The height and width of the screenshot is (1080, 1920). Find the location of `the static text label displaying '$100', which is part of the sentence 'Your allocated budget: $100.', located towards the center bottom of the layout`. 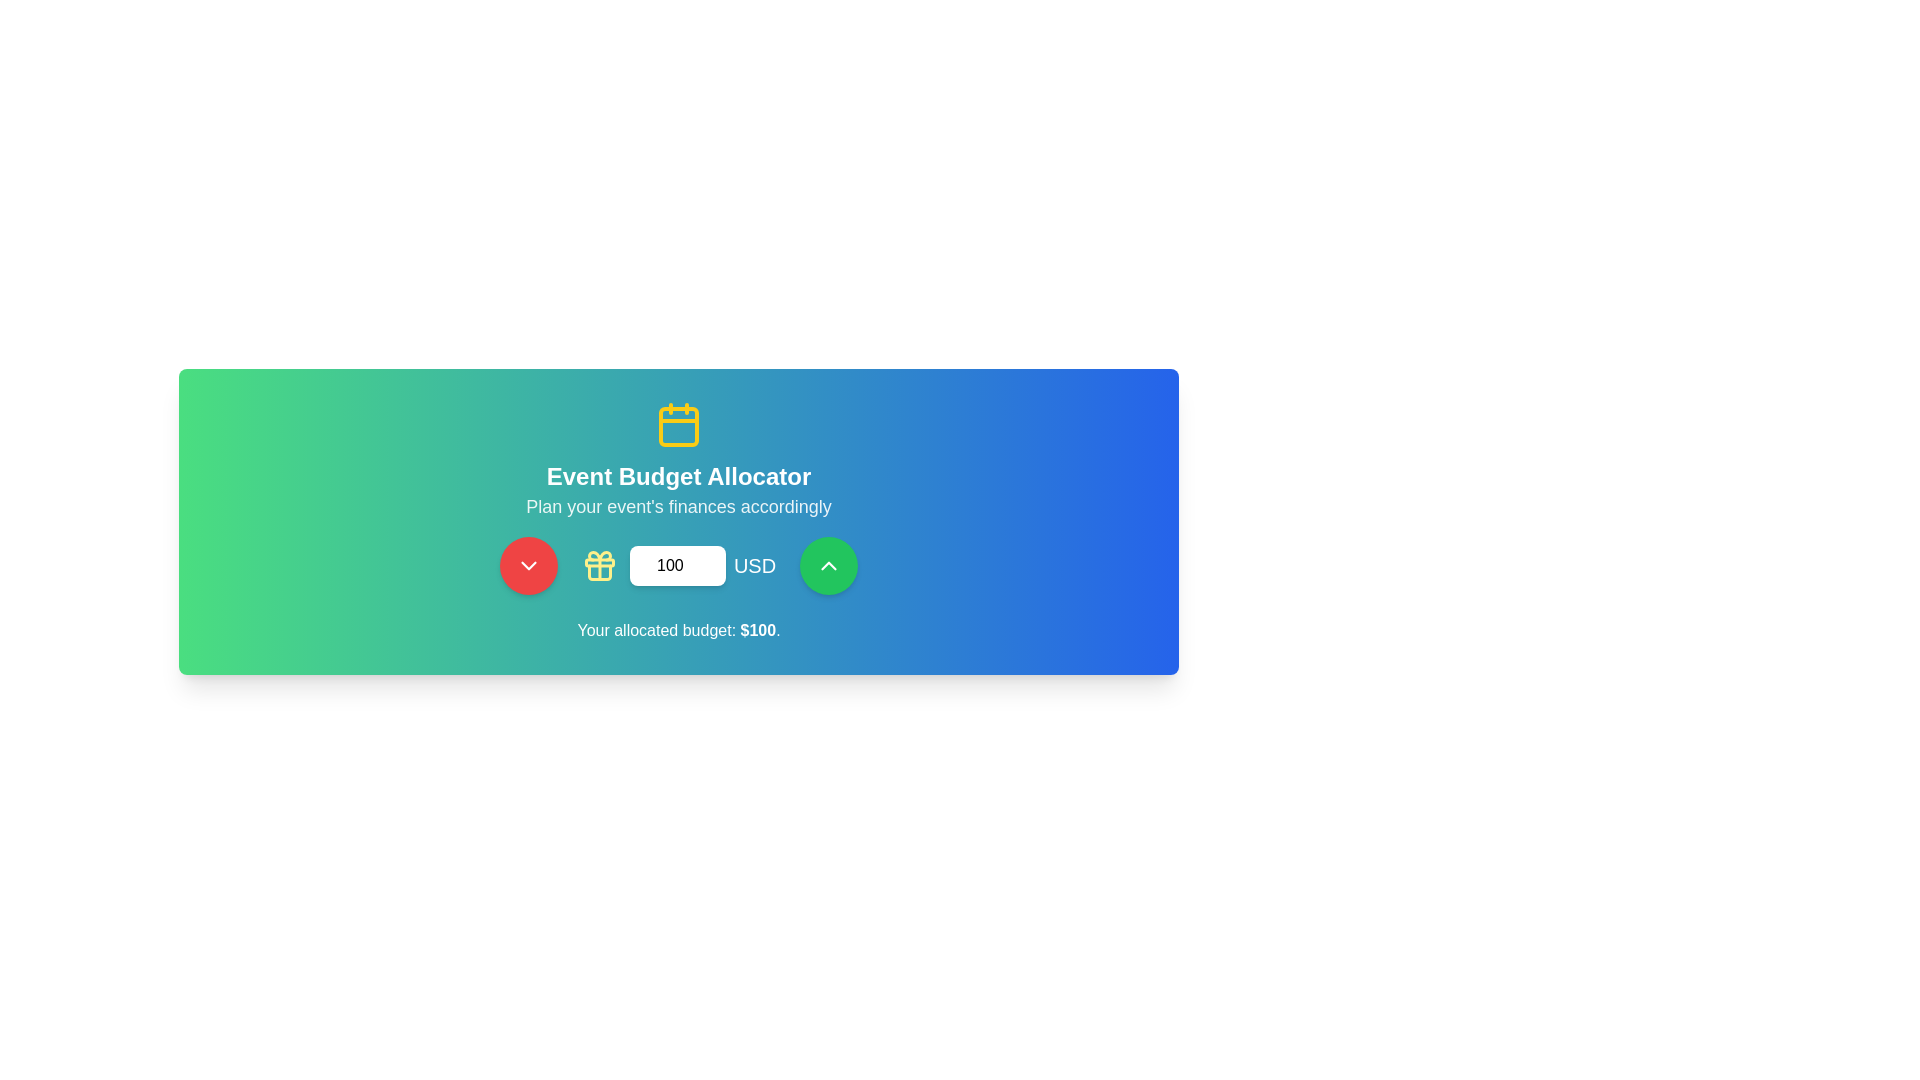

the static text label displaying '$100', which is part of the sentence 'Your allocated budget: $100.', located towards the center bottom of the layout is located at coordinates (757, 630).